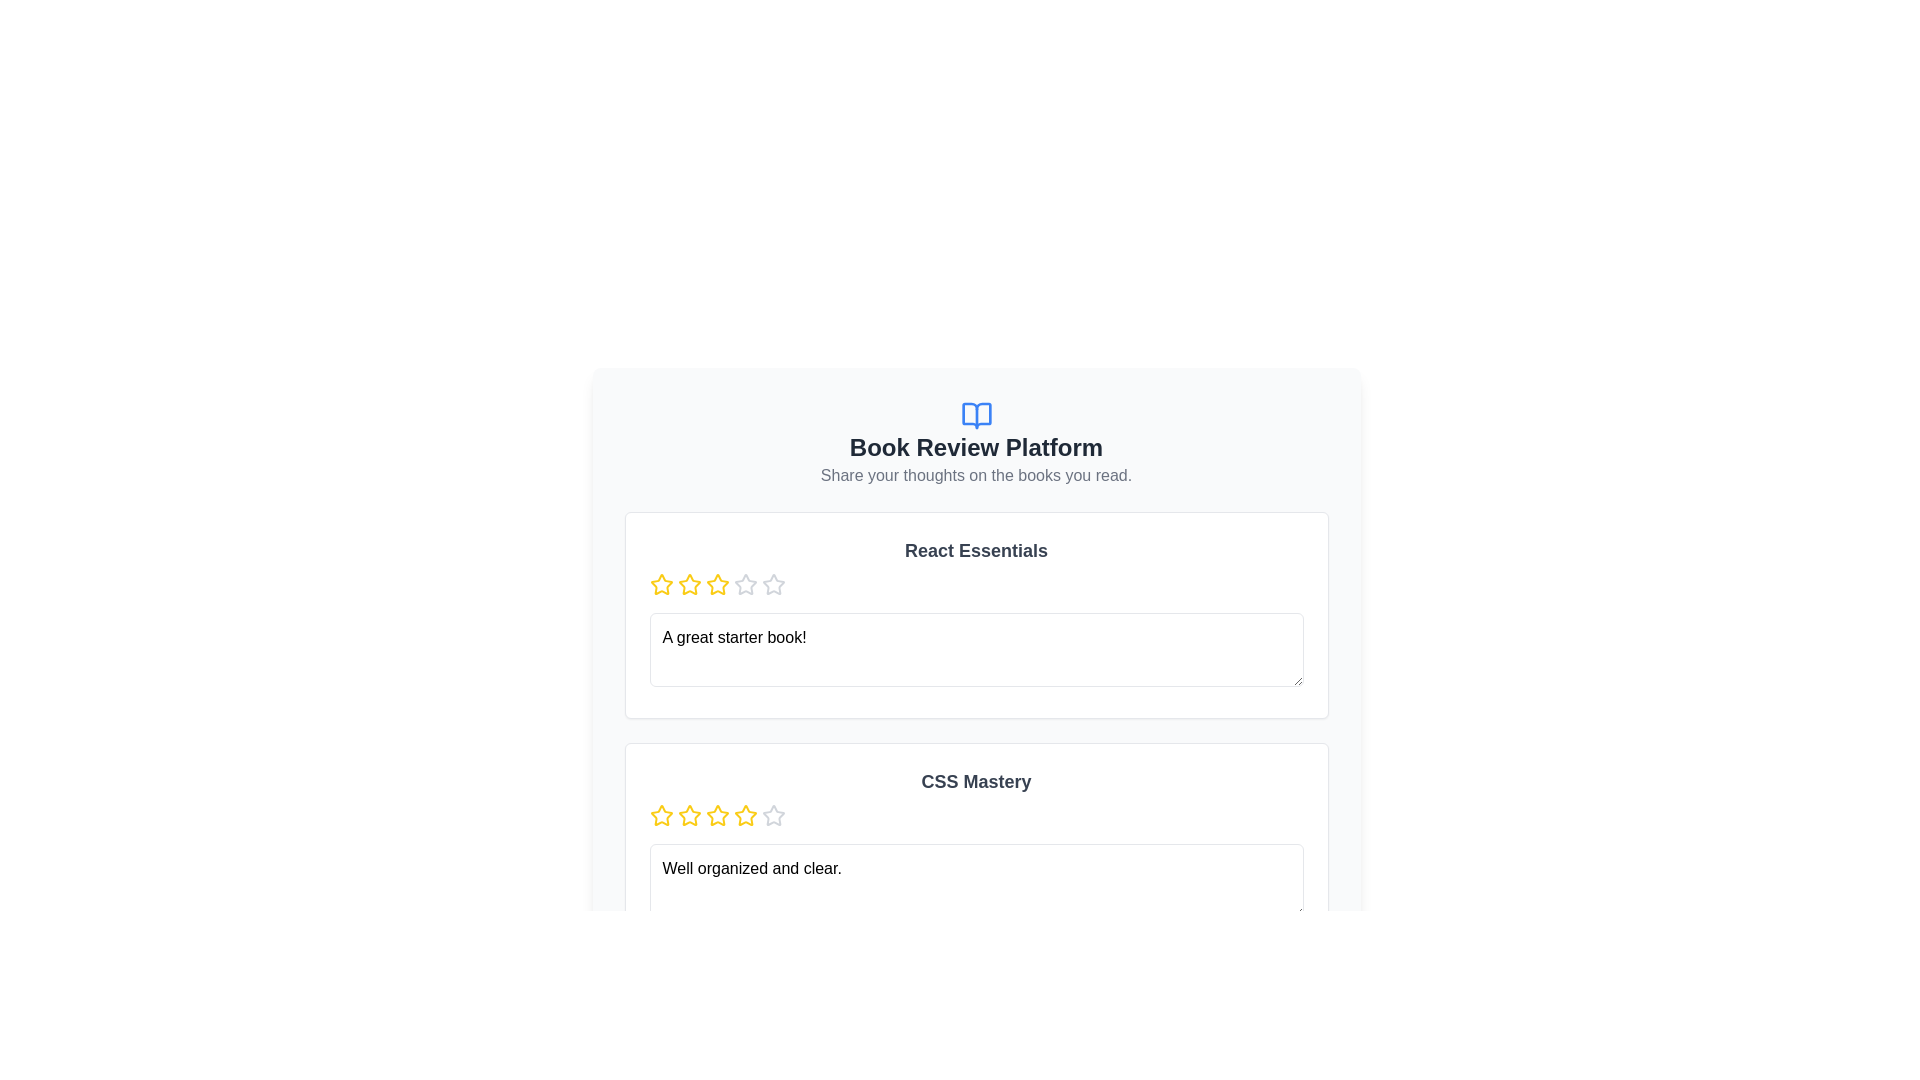 This screenshot has height=1080, width=1920. I want to click on one of the interactive stars in the Rating component located below the 'CSS Mastery' title and above the comment area, so click(976, 816).